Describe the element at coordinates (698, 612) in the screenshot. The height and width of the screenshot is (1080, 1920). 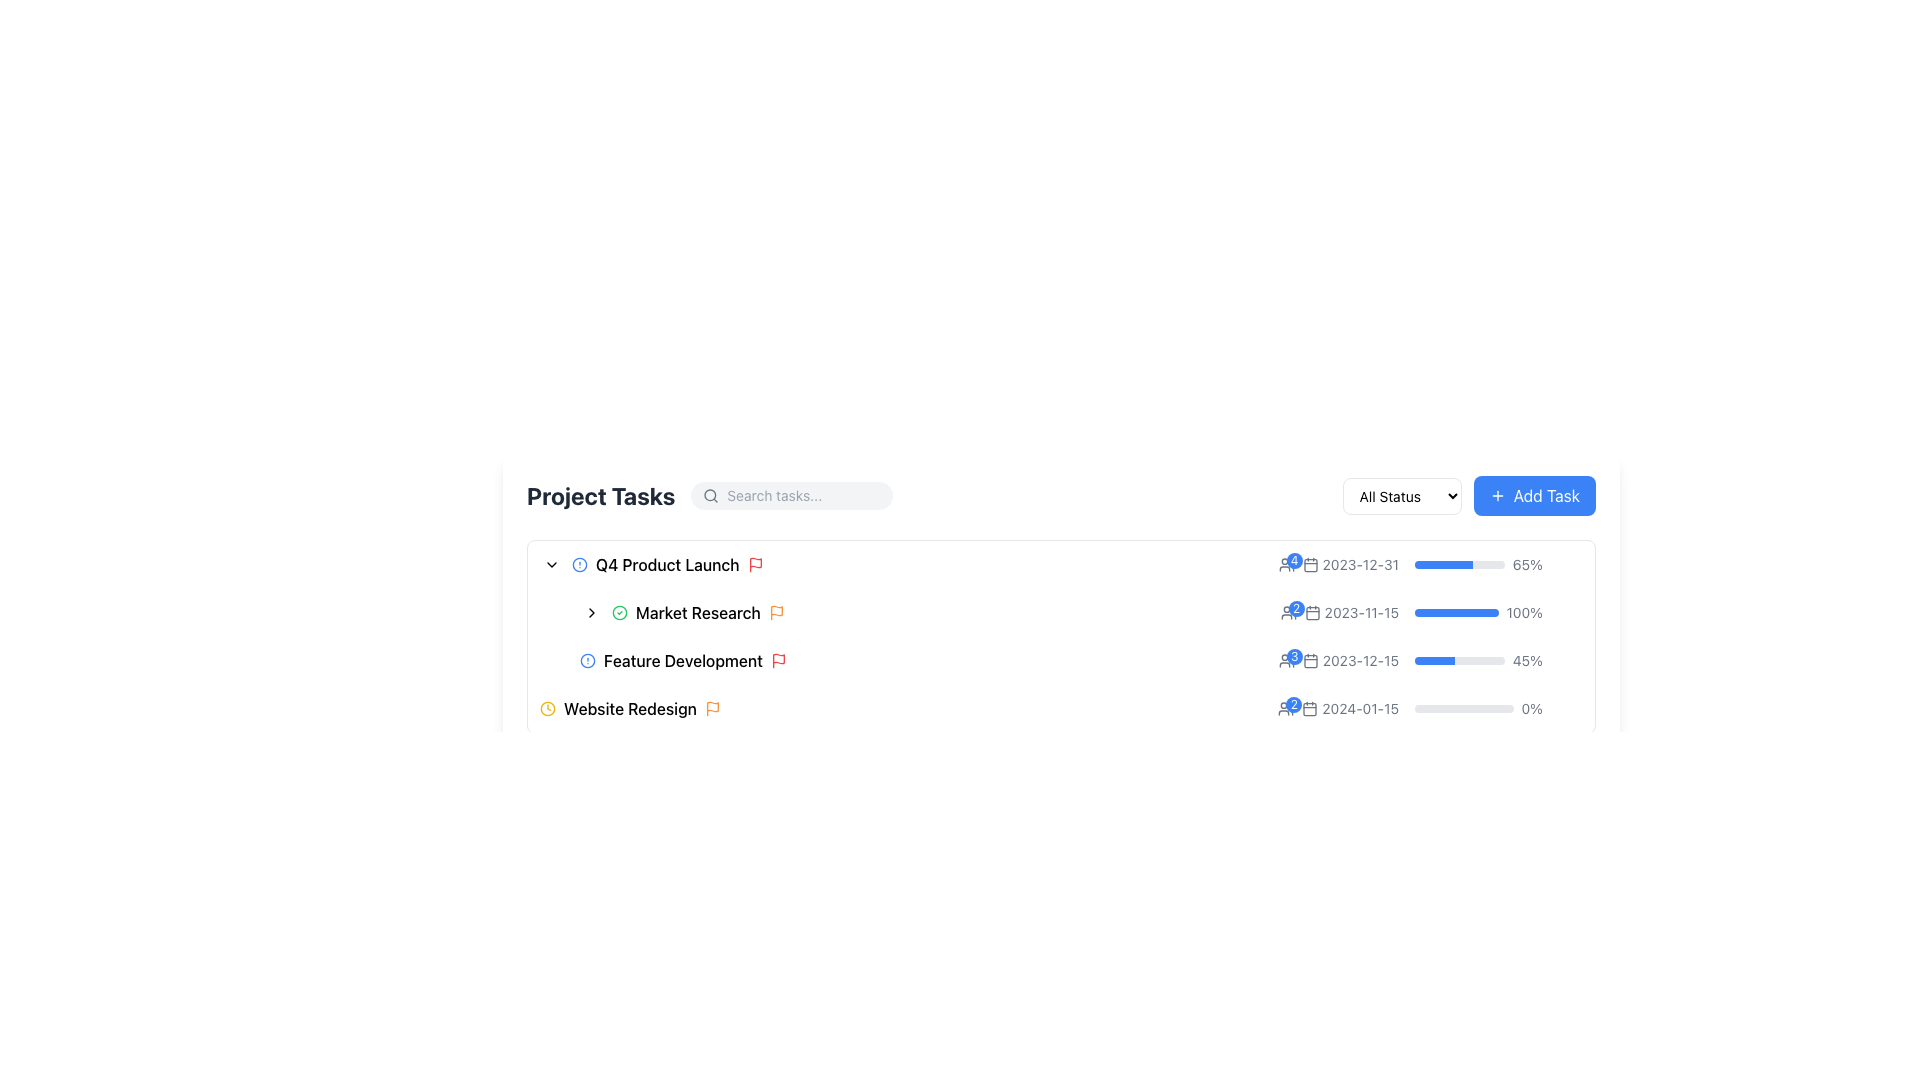
I see `the 'Market Research' task label within the 'Q4 Product Launch' project in the project management interface` at that location.